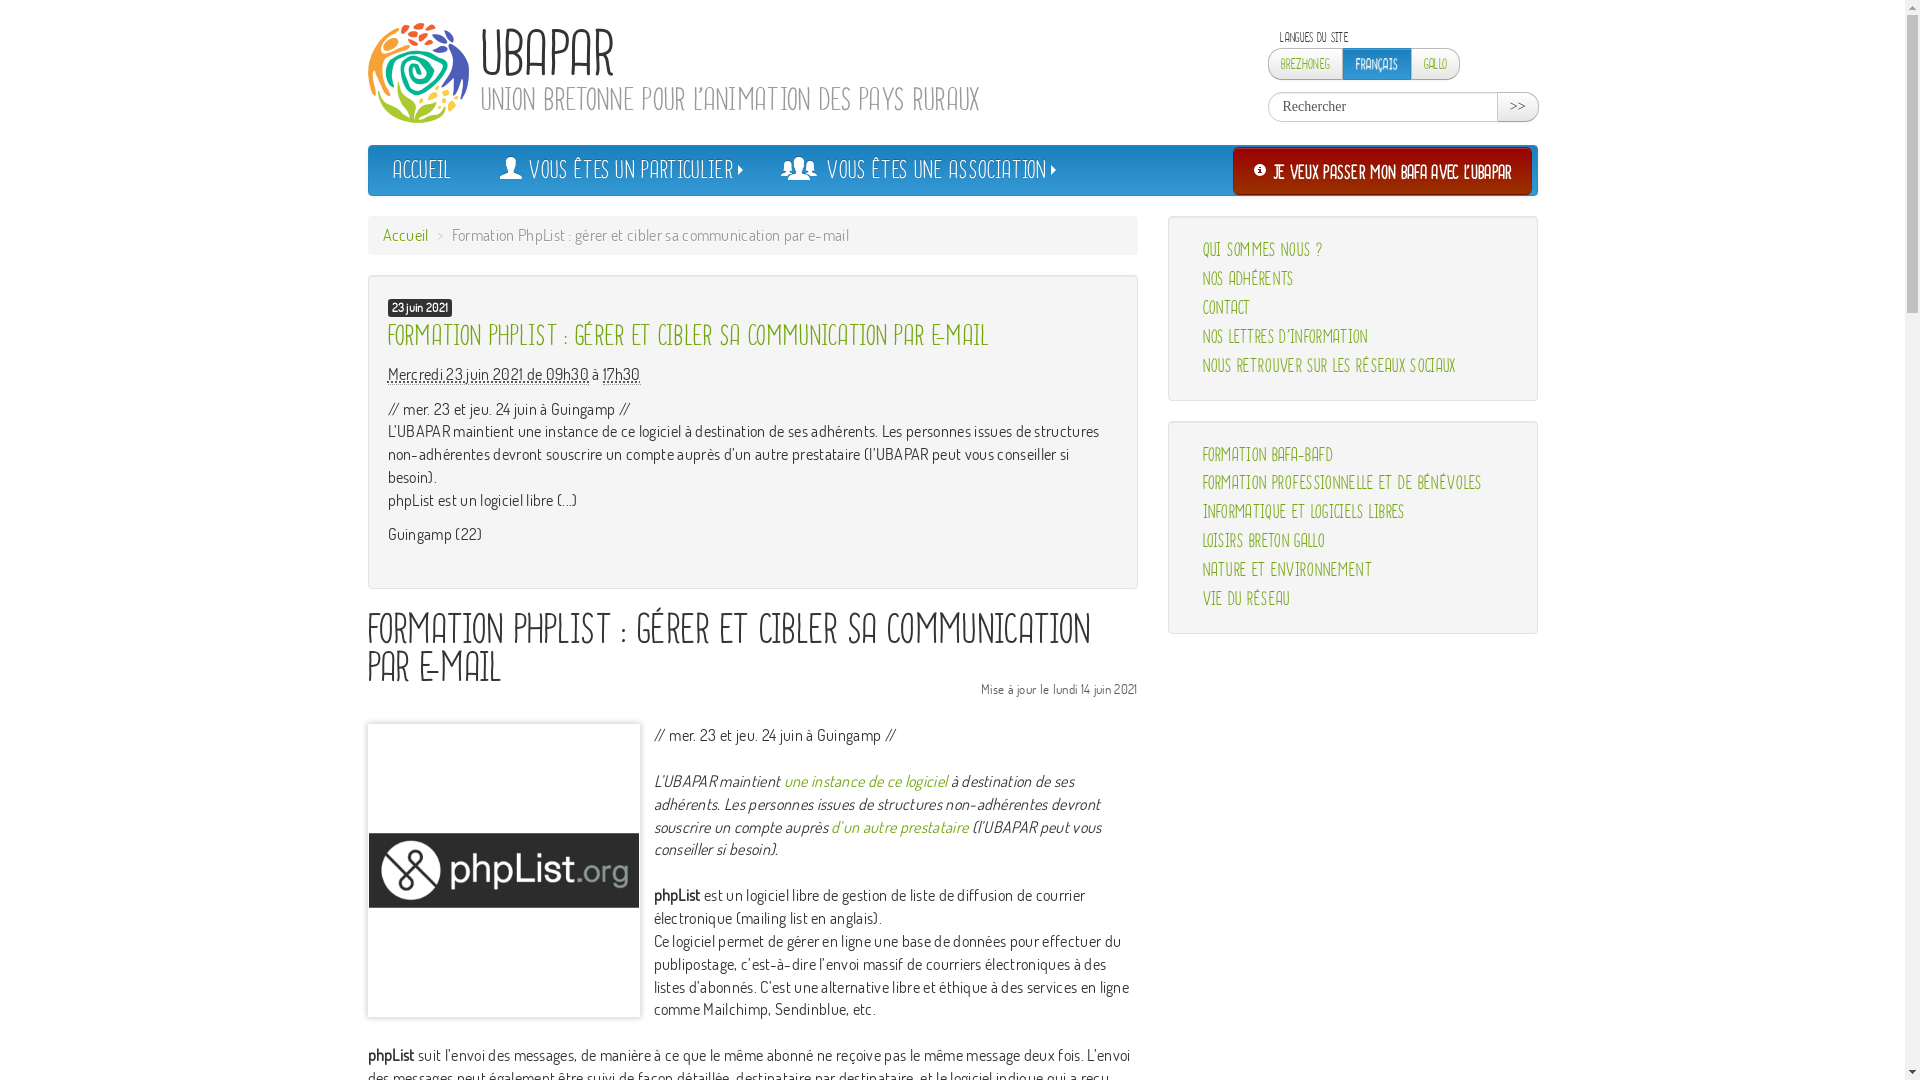 The height and width of the screenshot is (1080, 1920). What do you see at coordinates (1353, 511) in the screenshot?
I see `'INFORMATIQUE ET LOGICIELS LIBRES'` at bounding box center [1353, 511].